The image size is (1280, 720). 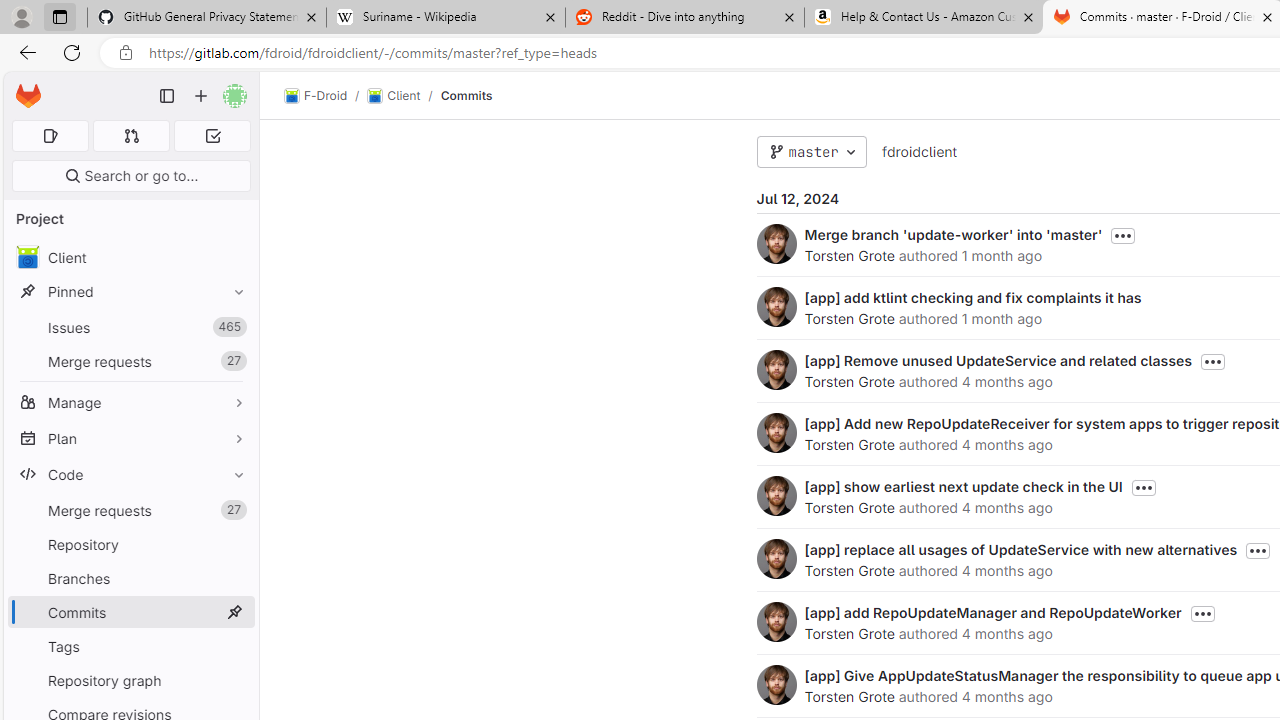 What do you see at coordinates (207, 17) in the screenshot?
I see `'GitHub General Privacy Statement - GitHub Docs'` at bounding box center [207, 17].